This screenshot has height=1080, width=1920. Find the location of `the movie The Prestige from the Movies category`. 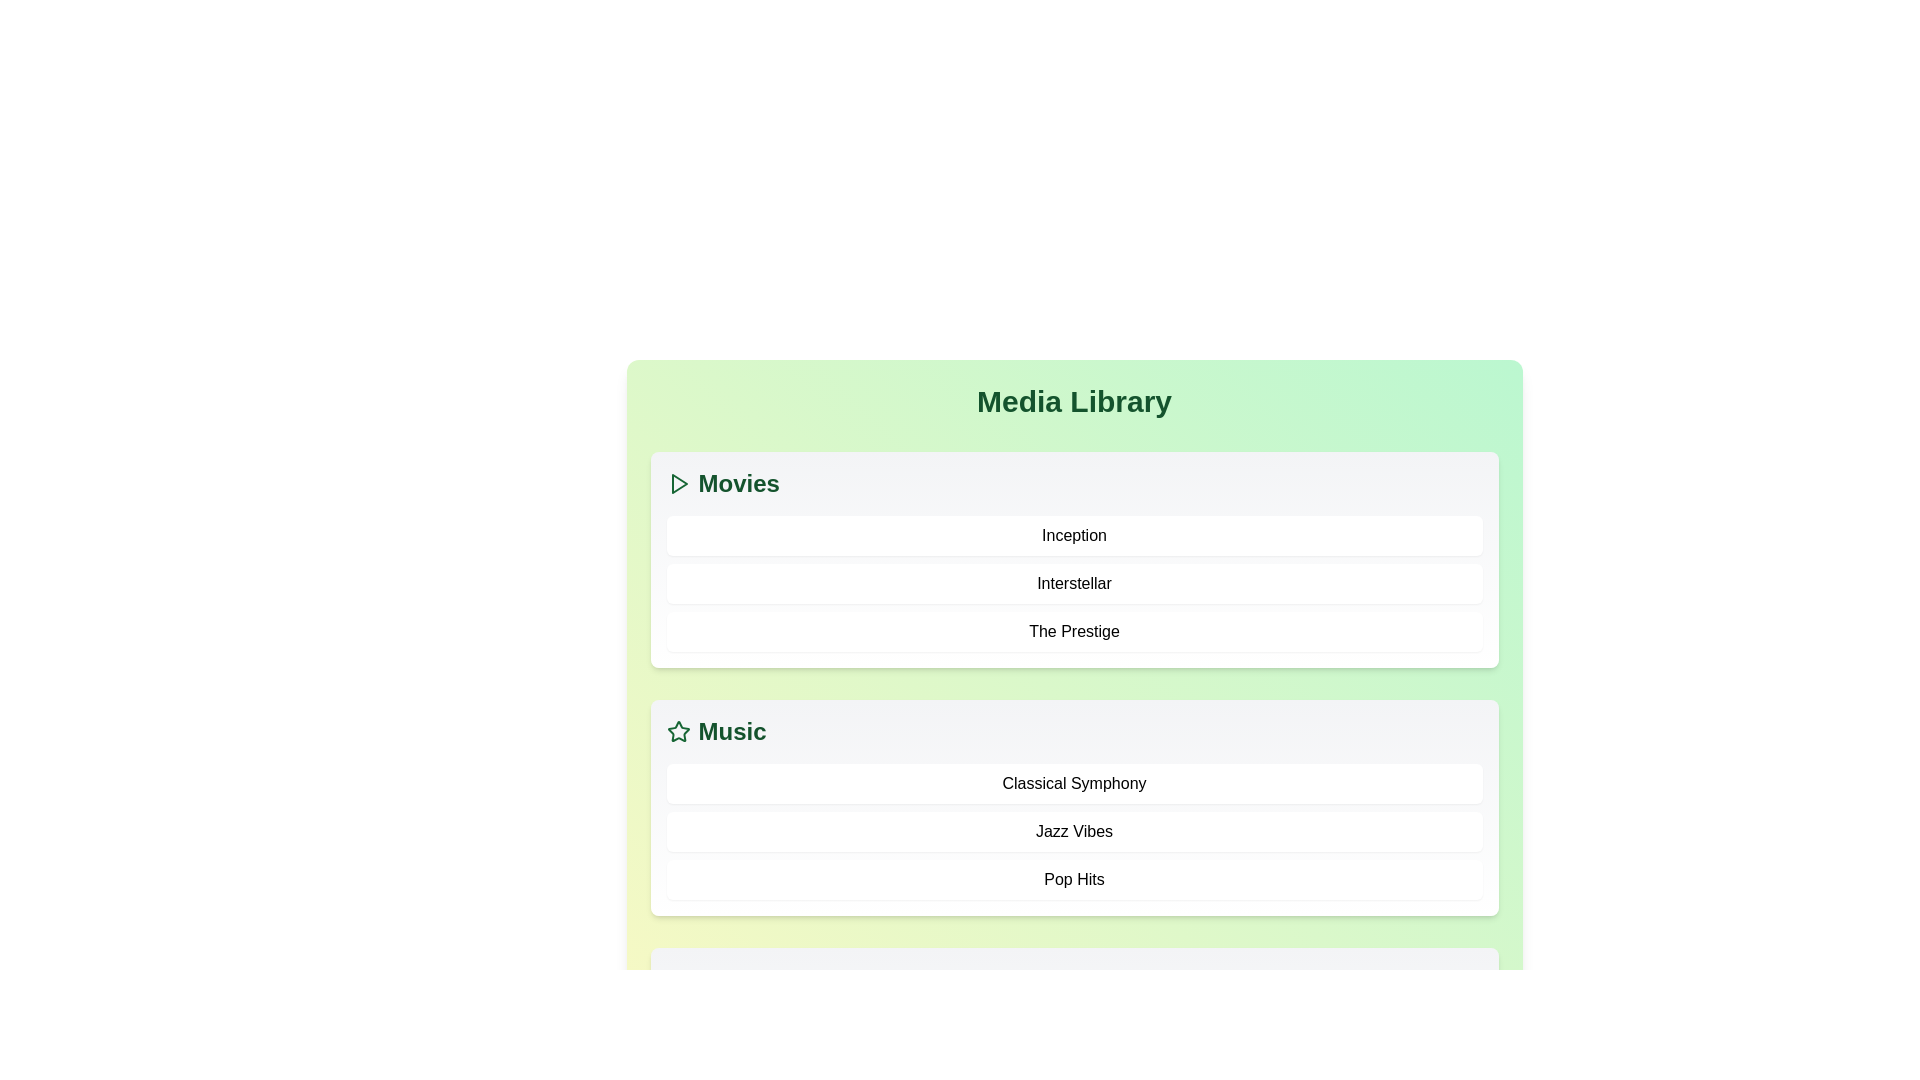

the movie The Prestige from the Movies category is located at coordinates (1073, 632).